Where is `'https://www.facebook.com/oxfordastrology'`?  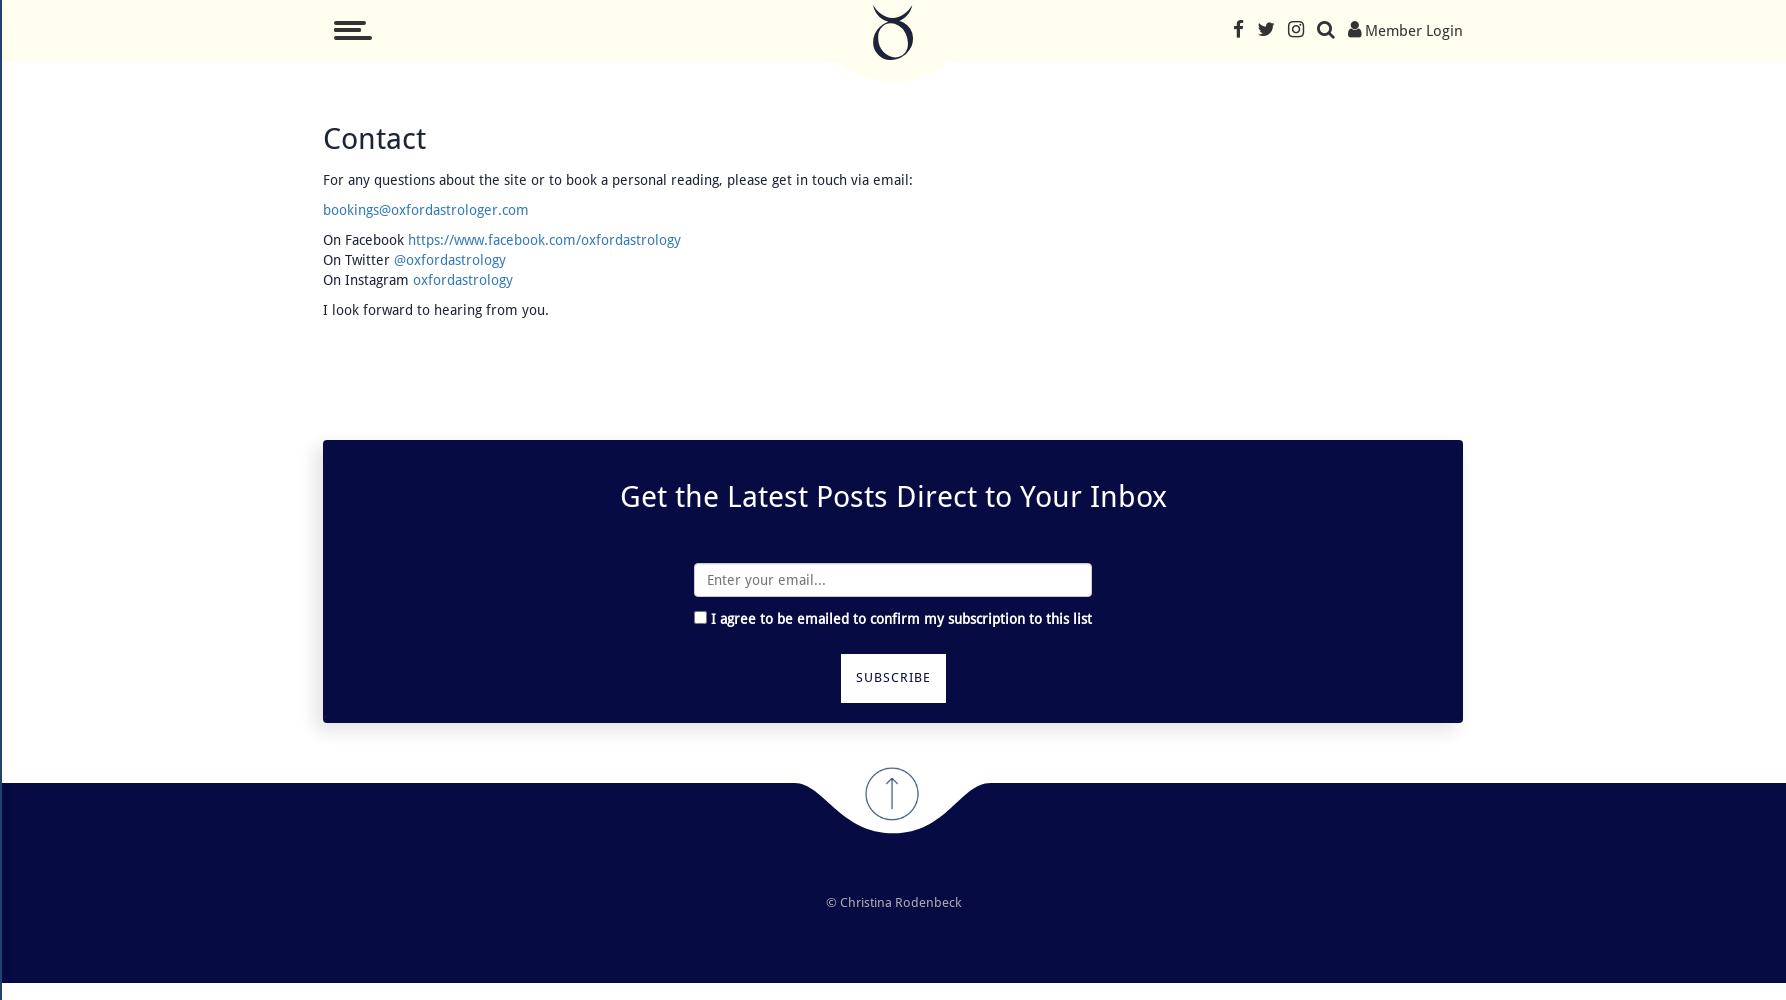
'https://www.facebook.com/oxfordastrology' is located at coordinates (543, 239).